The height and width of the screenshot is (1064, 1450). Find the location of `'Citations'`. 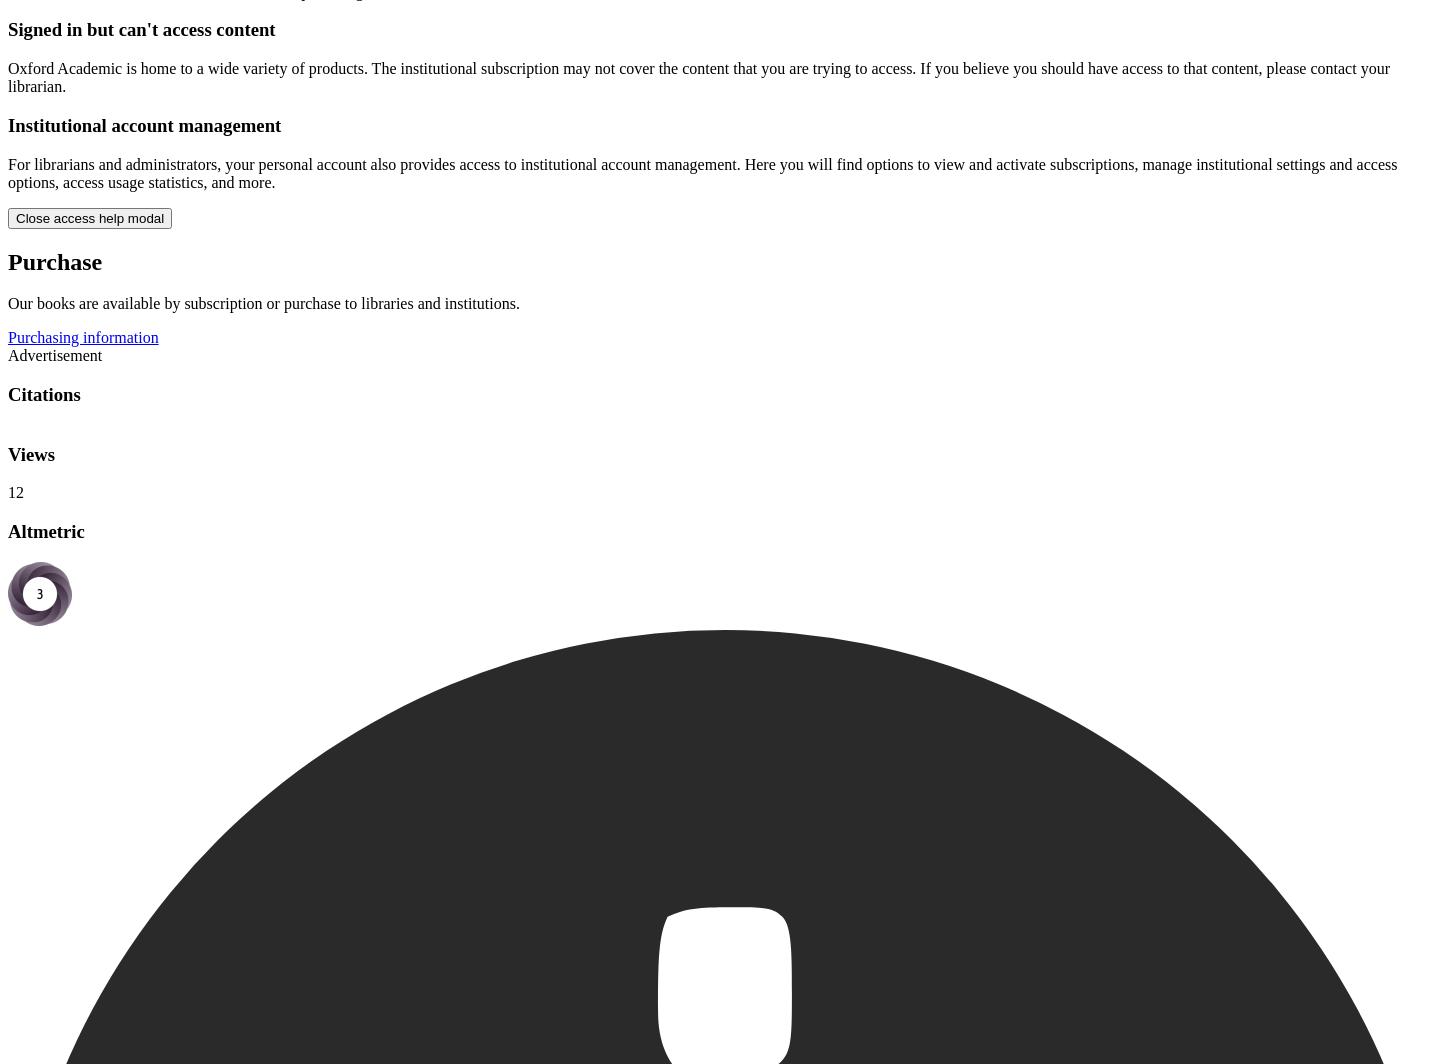

'Citations' is located at coordinates (43, 394).